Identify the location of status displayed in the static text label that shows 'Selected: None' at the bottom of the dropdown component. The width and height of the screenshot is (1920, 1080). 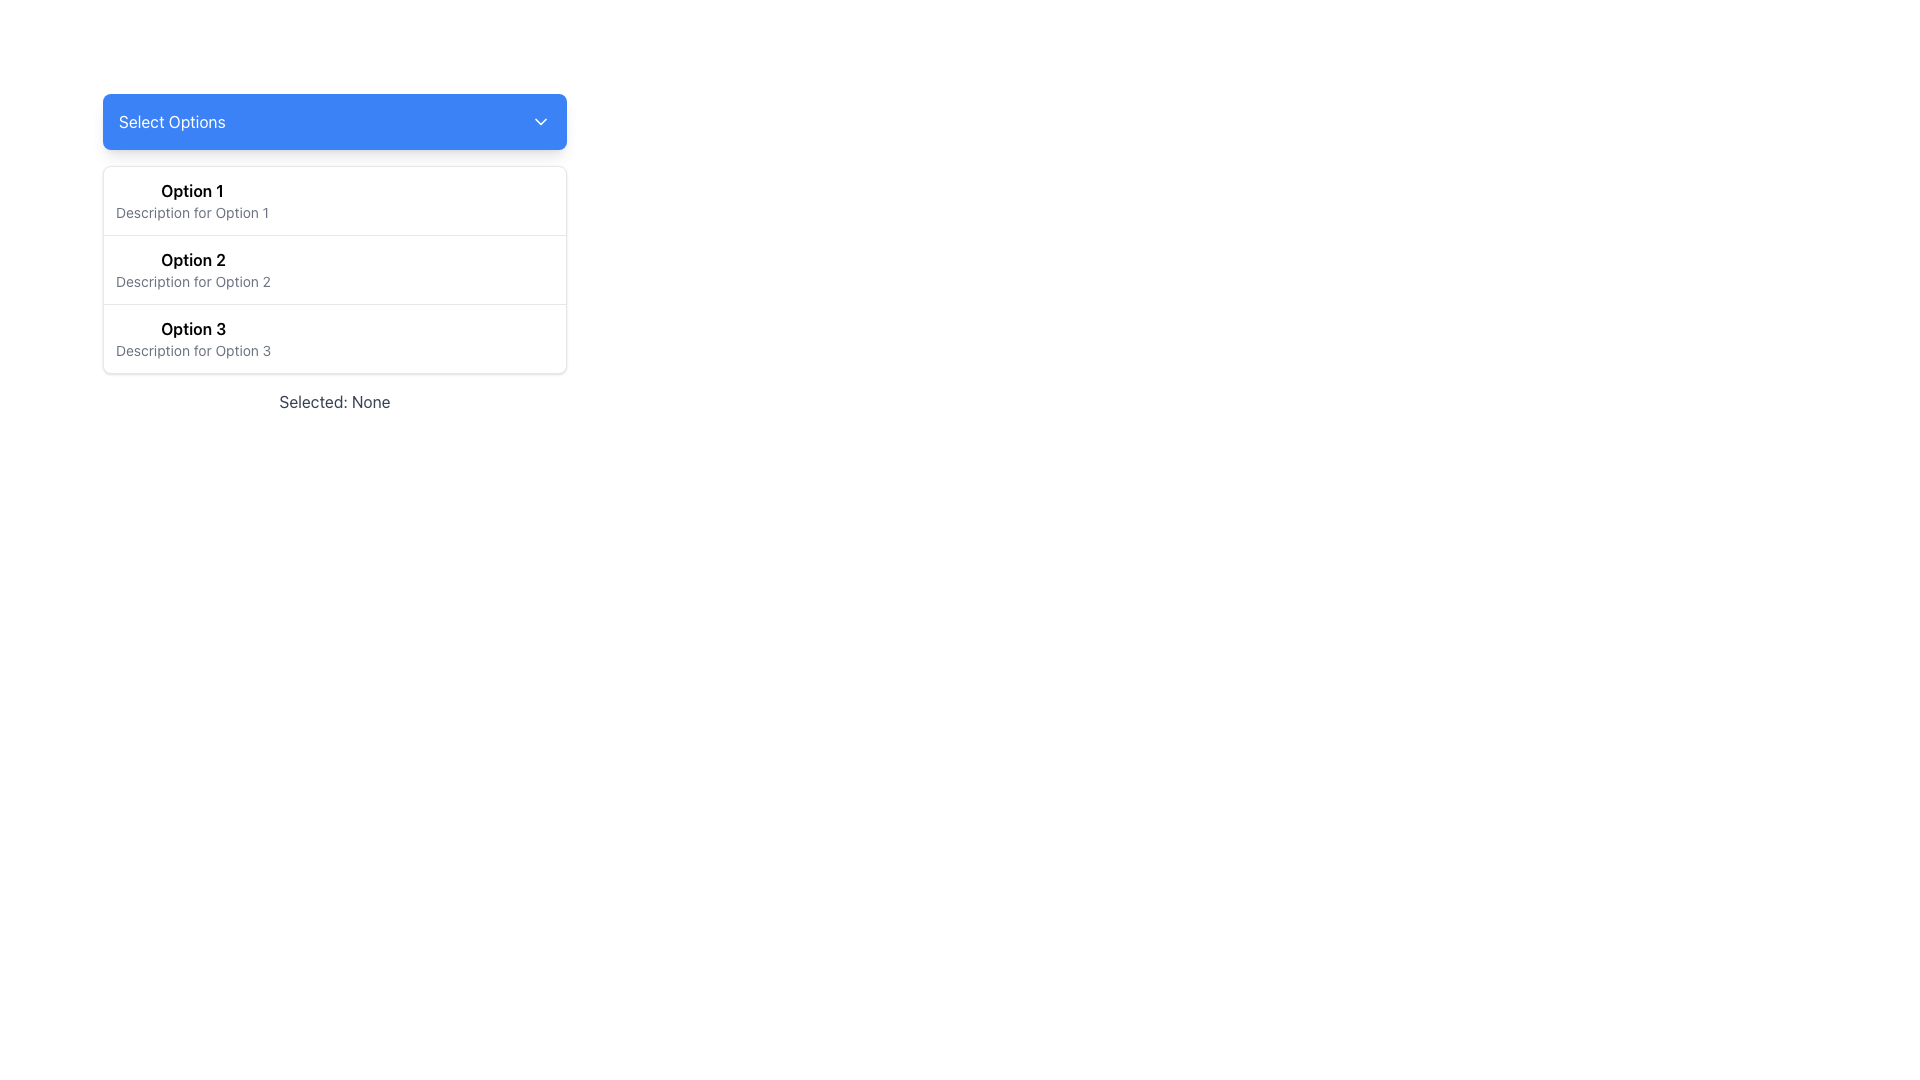
(335, 401).